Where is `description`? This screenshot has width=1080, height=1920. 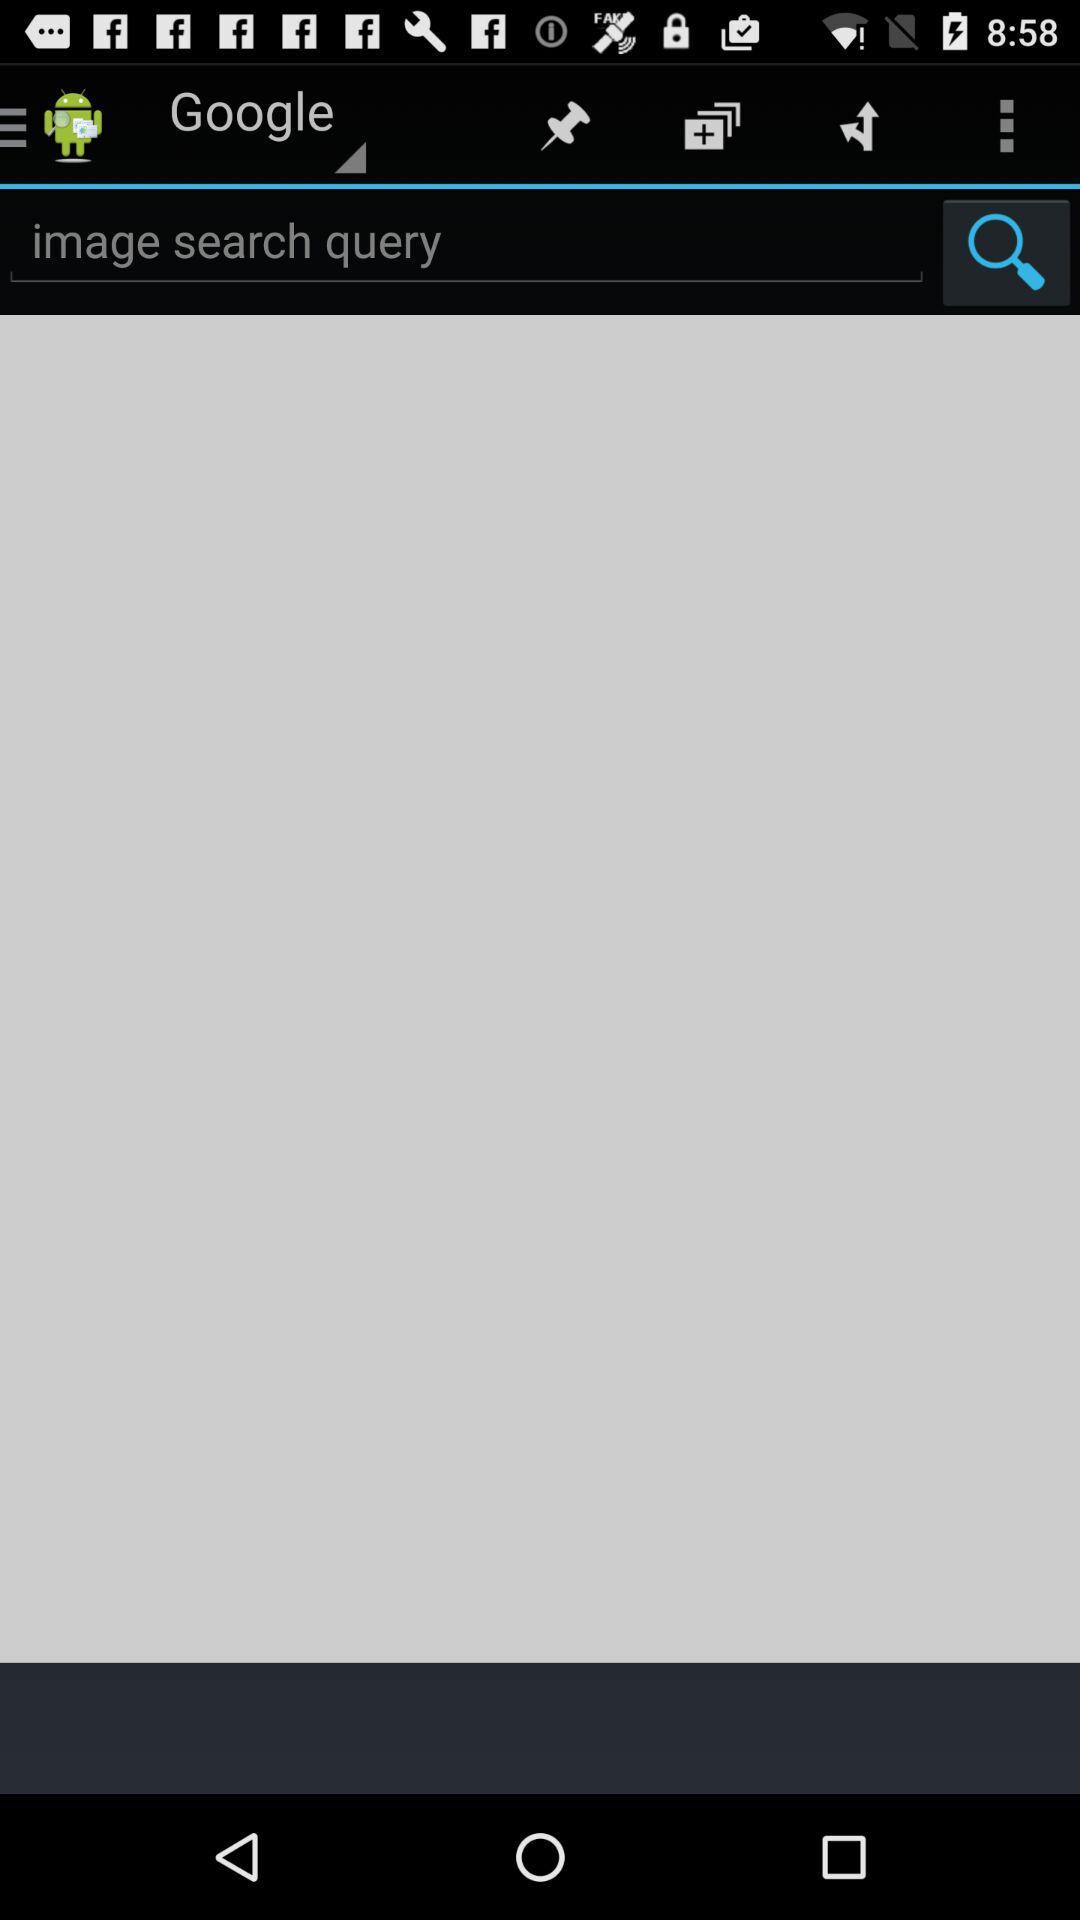 description is located at coordinates (540, 988).